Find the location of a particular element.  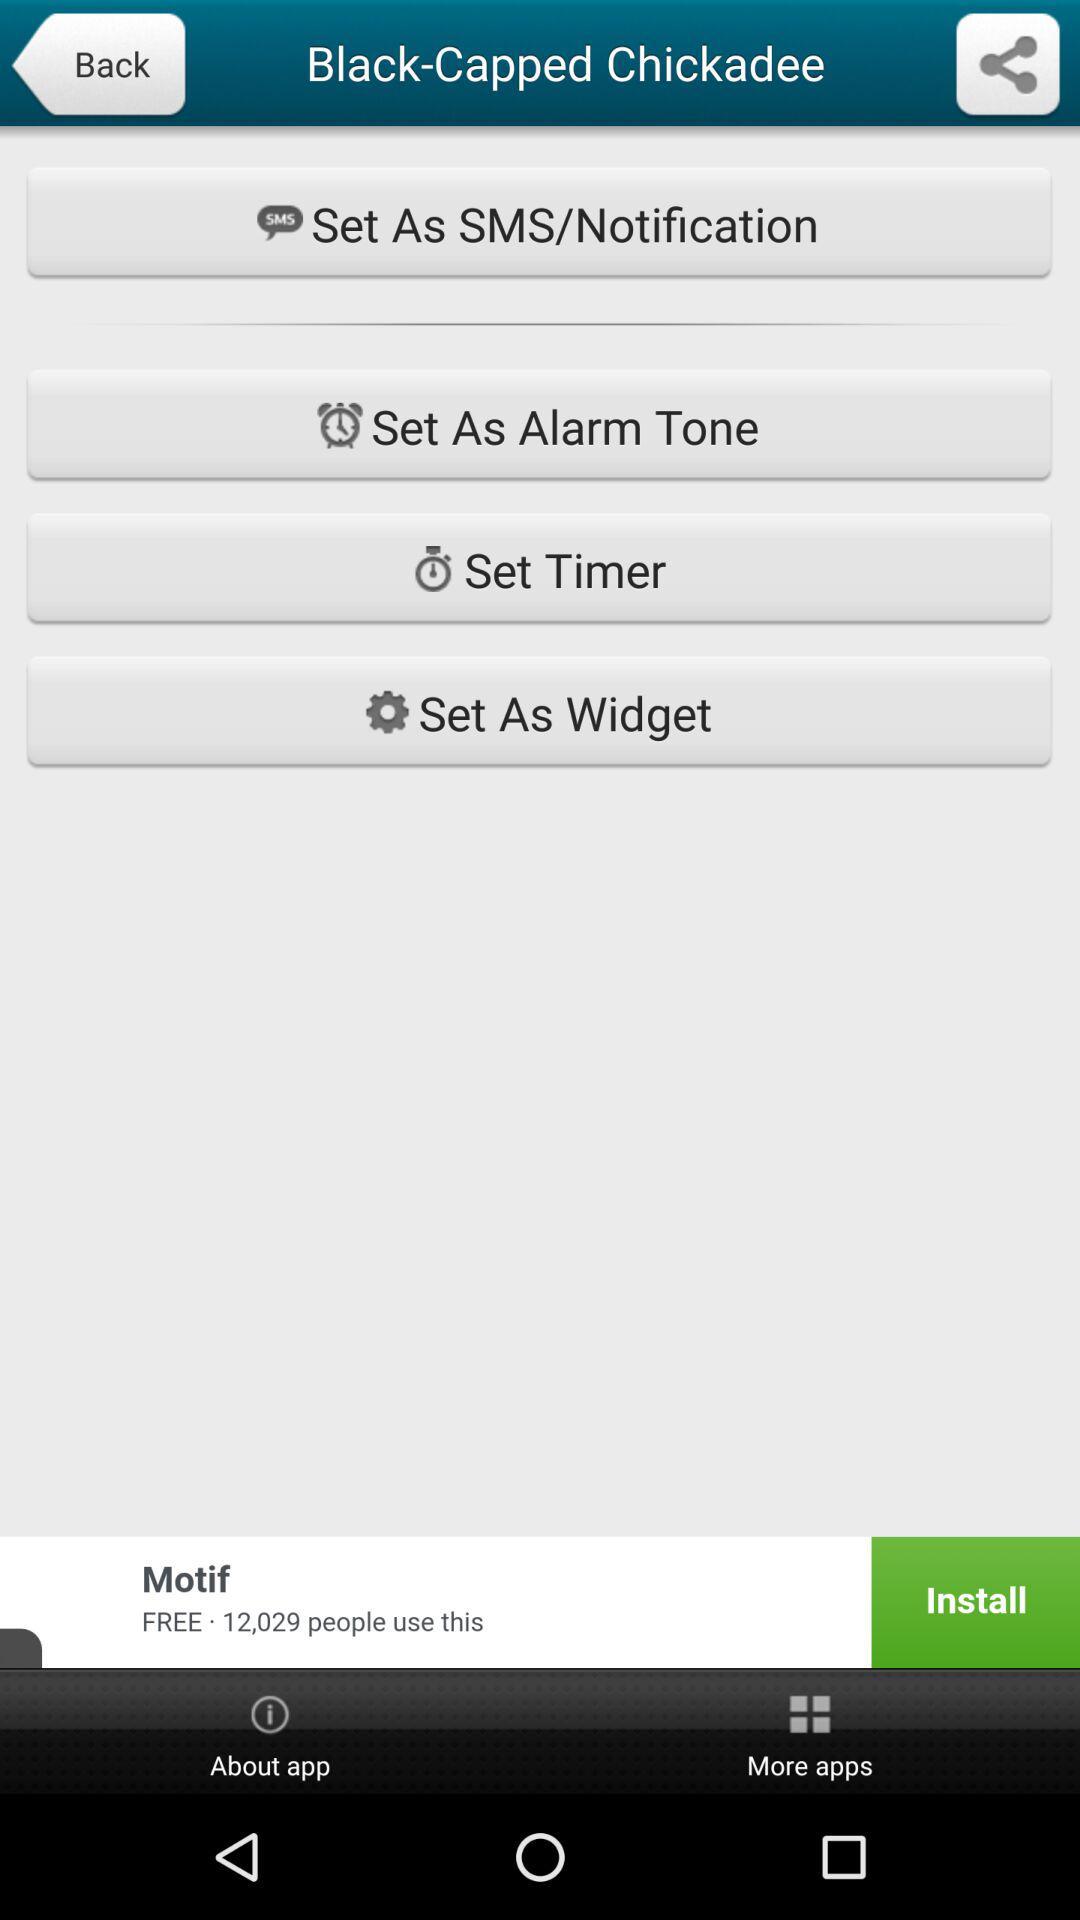

banner advertisement is located at coordinates (540, 1602).